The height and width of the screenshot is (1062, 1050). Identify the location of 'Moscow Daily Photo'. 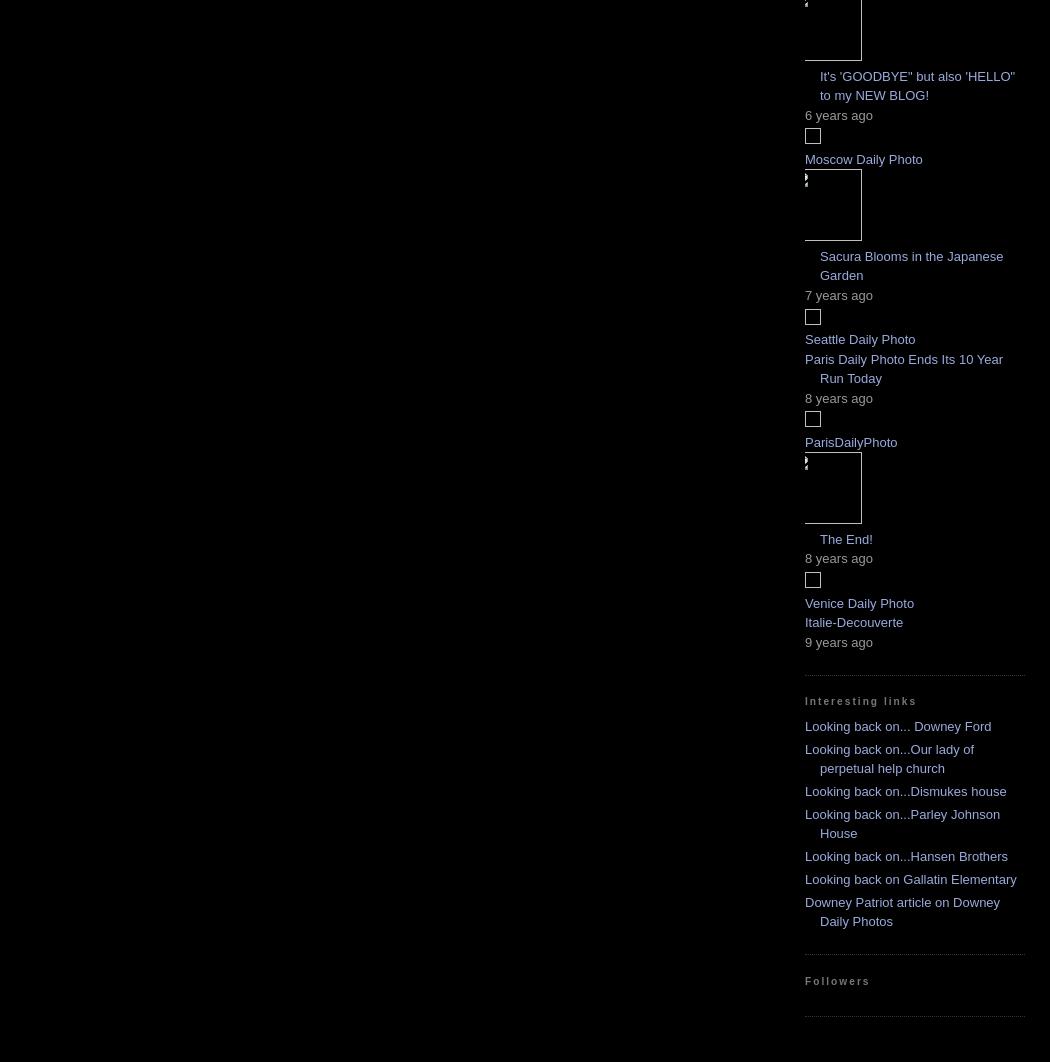
(804, 158).